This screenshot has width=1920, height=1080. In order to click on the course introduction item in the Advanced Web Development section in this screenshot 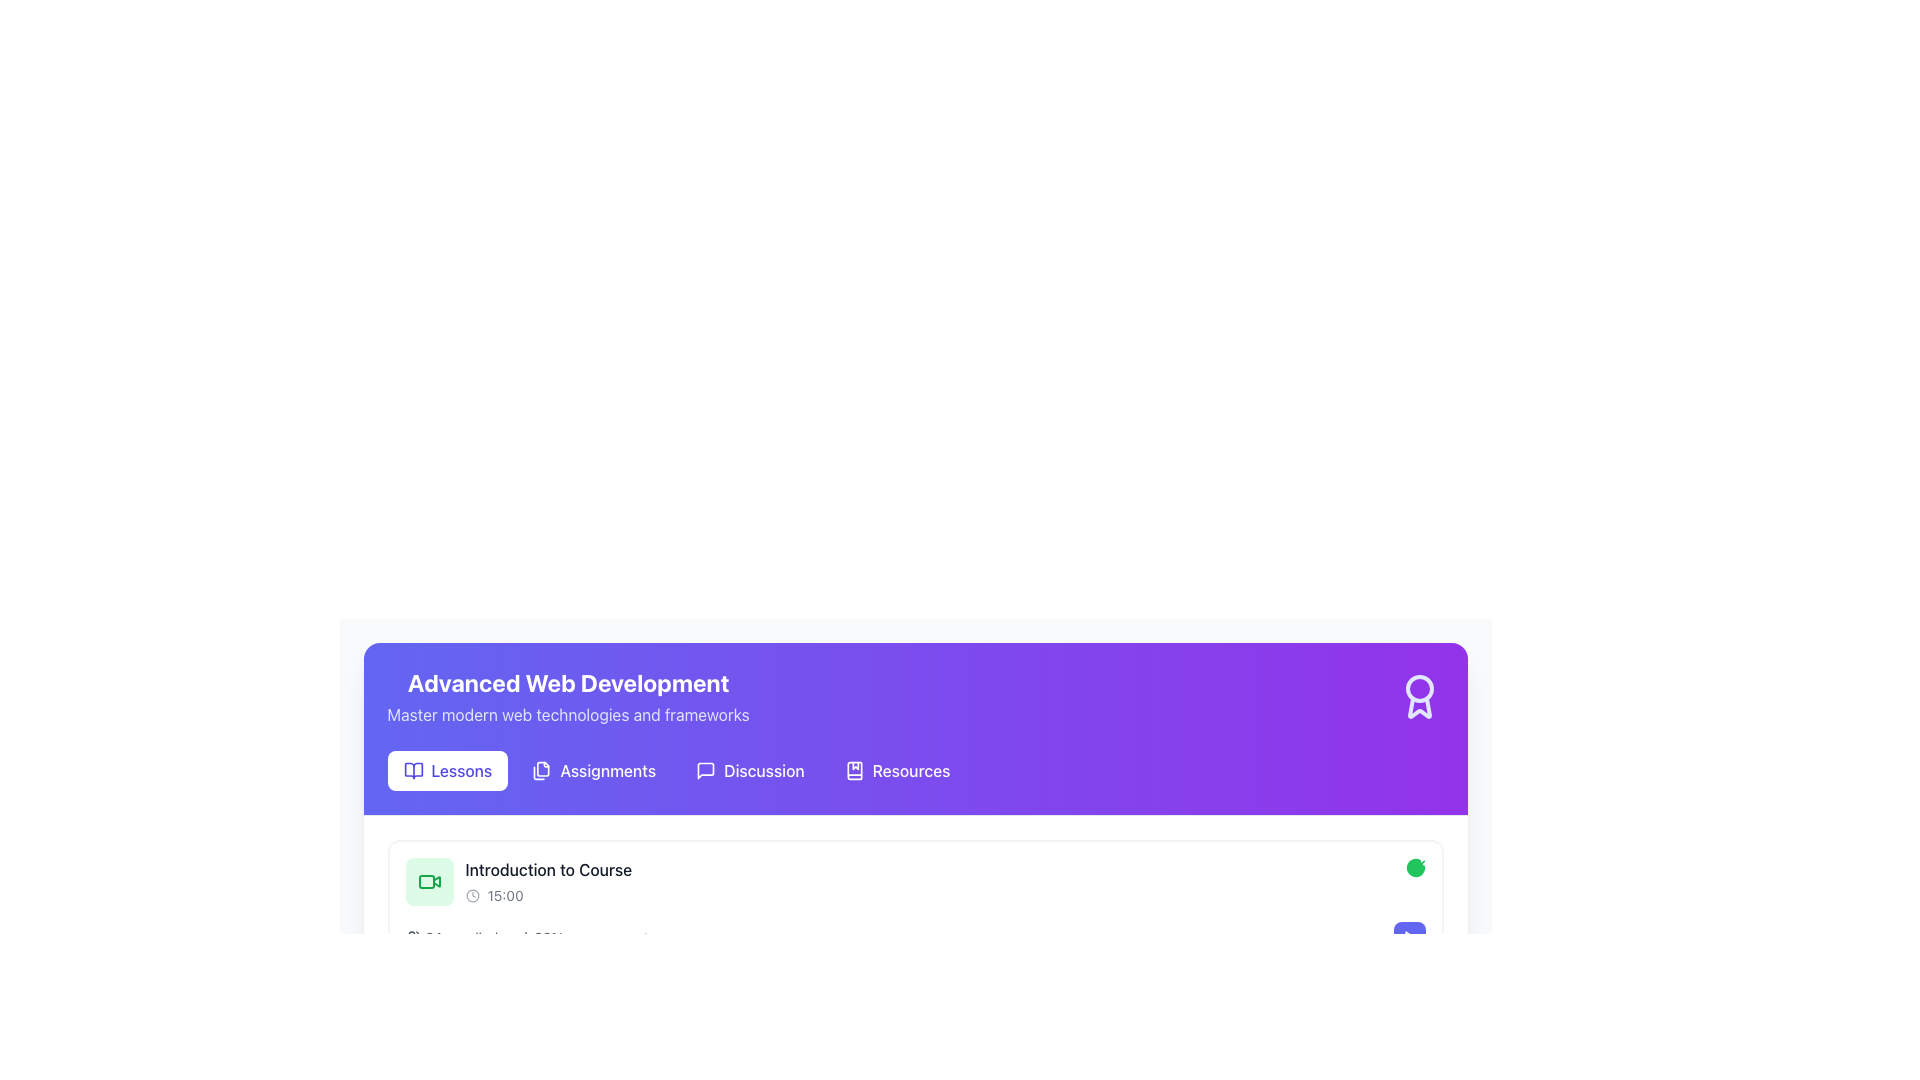, I will do `click(518, 881)`.